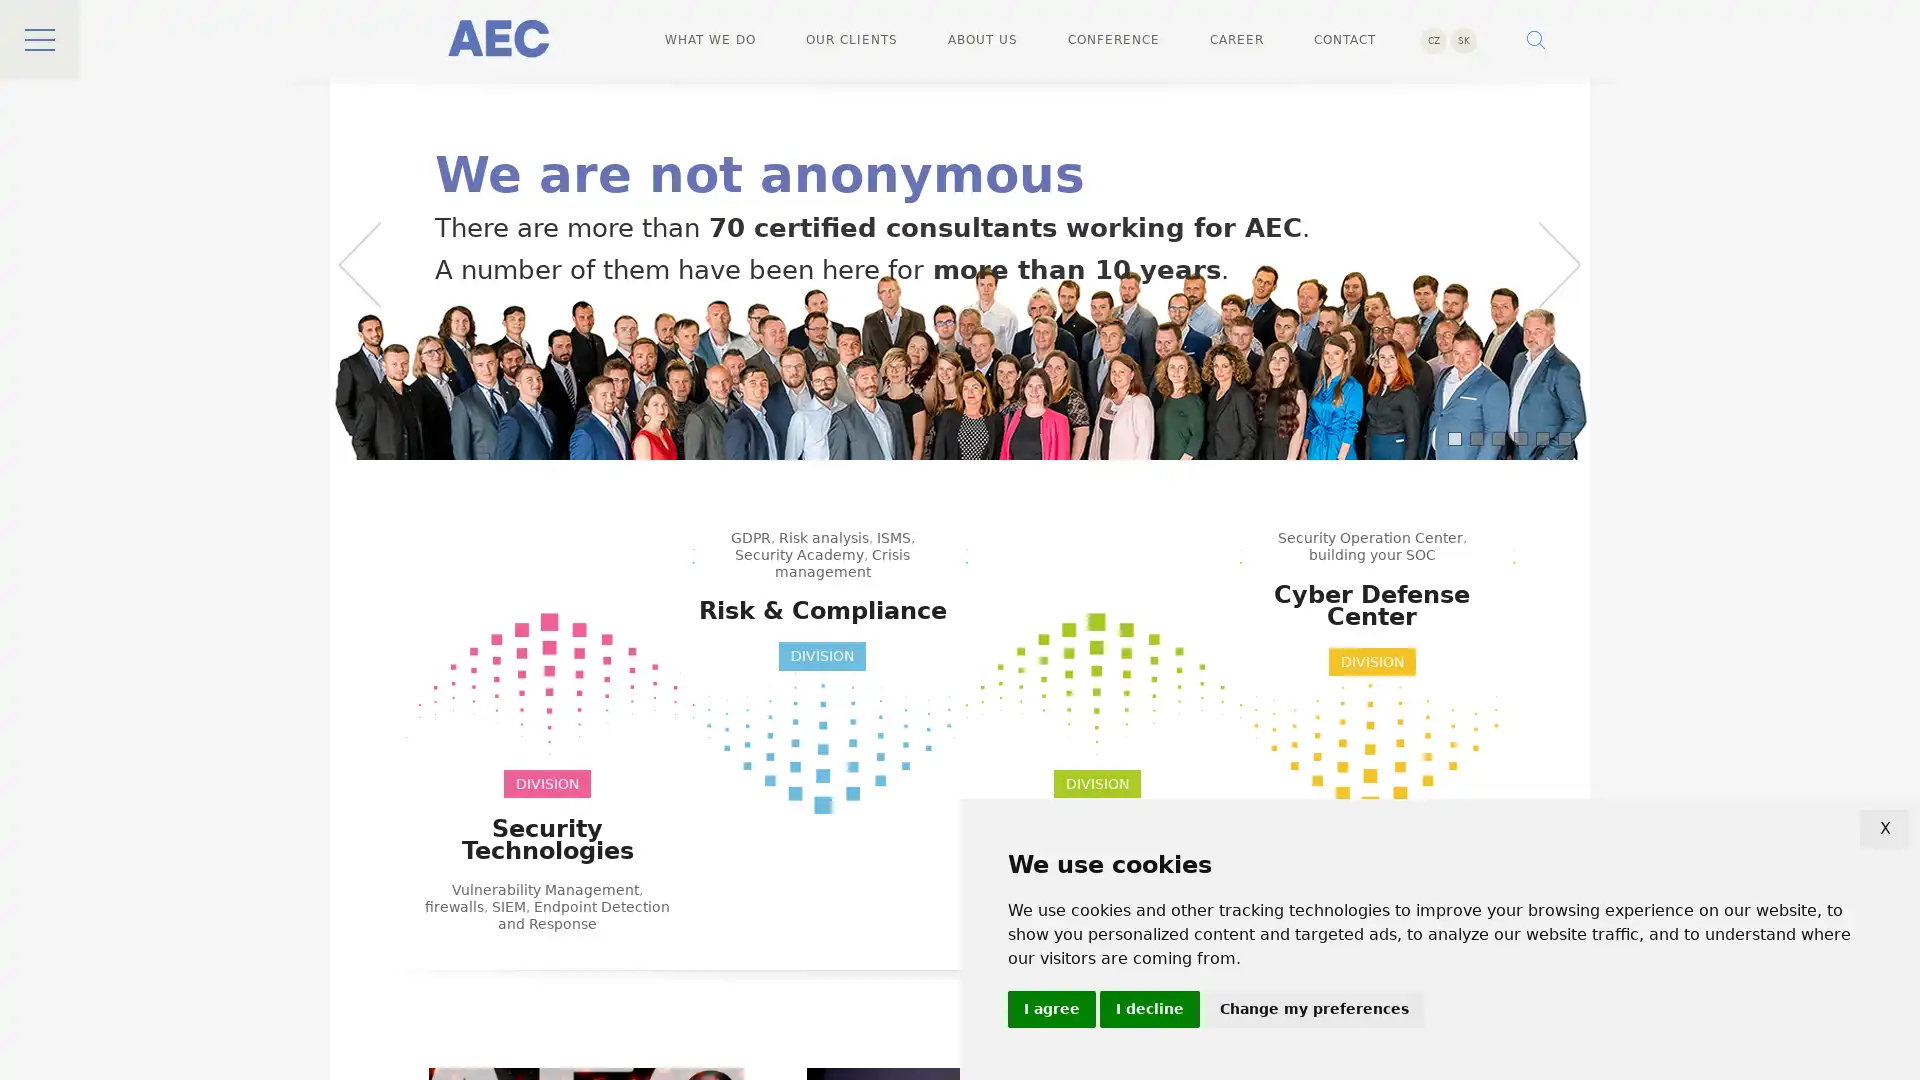 This screenshot has height=1080, width=1920. What do you see at coordinates (1314, 1009) in the screenshot?
I see `Change my preferences` at bounding box center [1314, 1009].